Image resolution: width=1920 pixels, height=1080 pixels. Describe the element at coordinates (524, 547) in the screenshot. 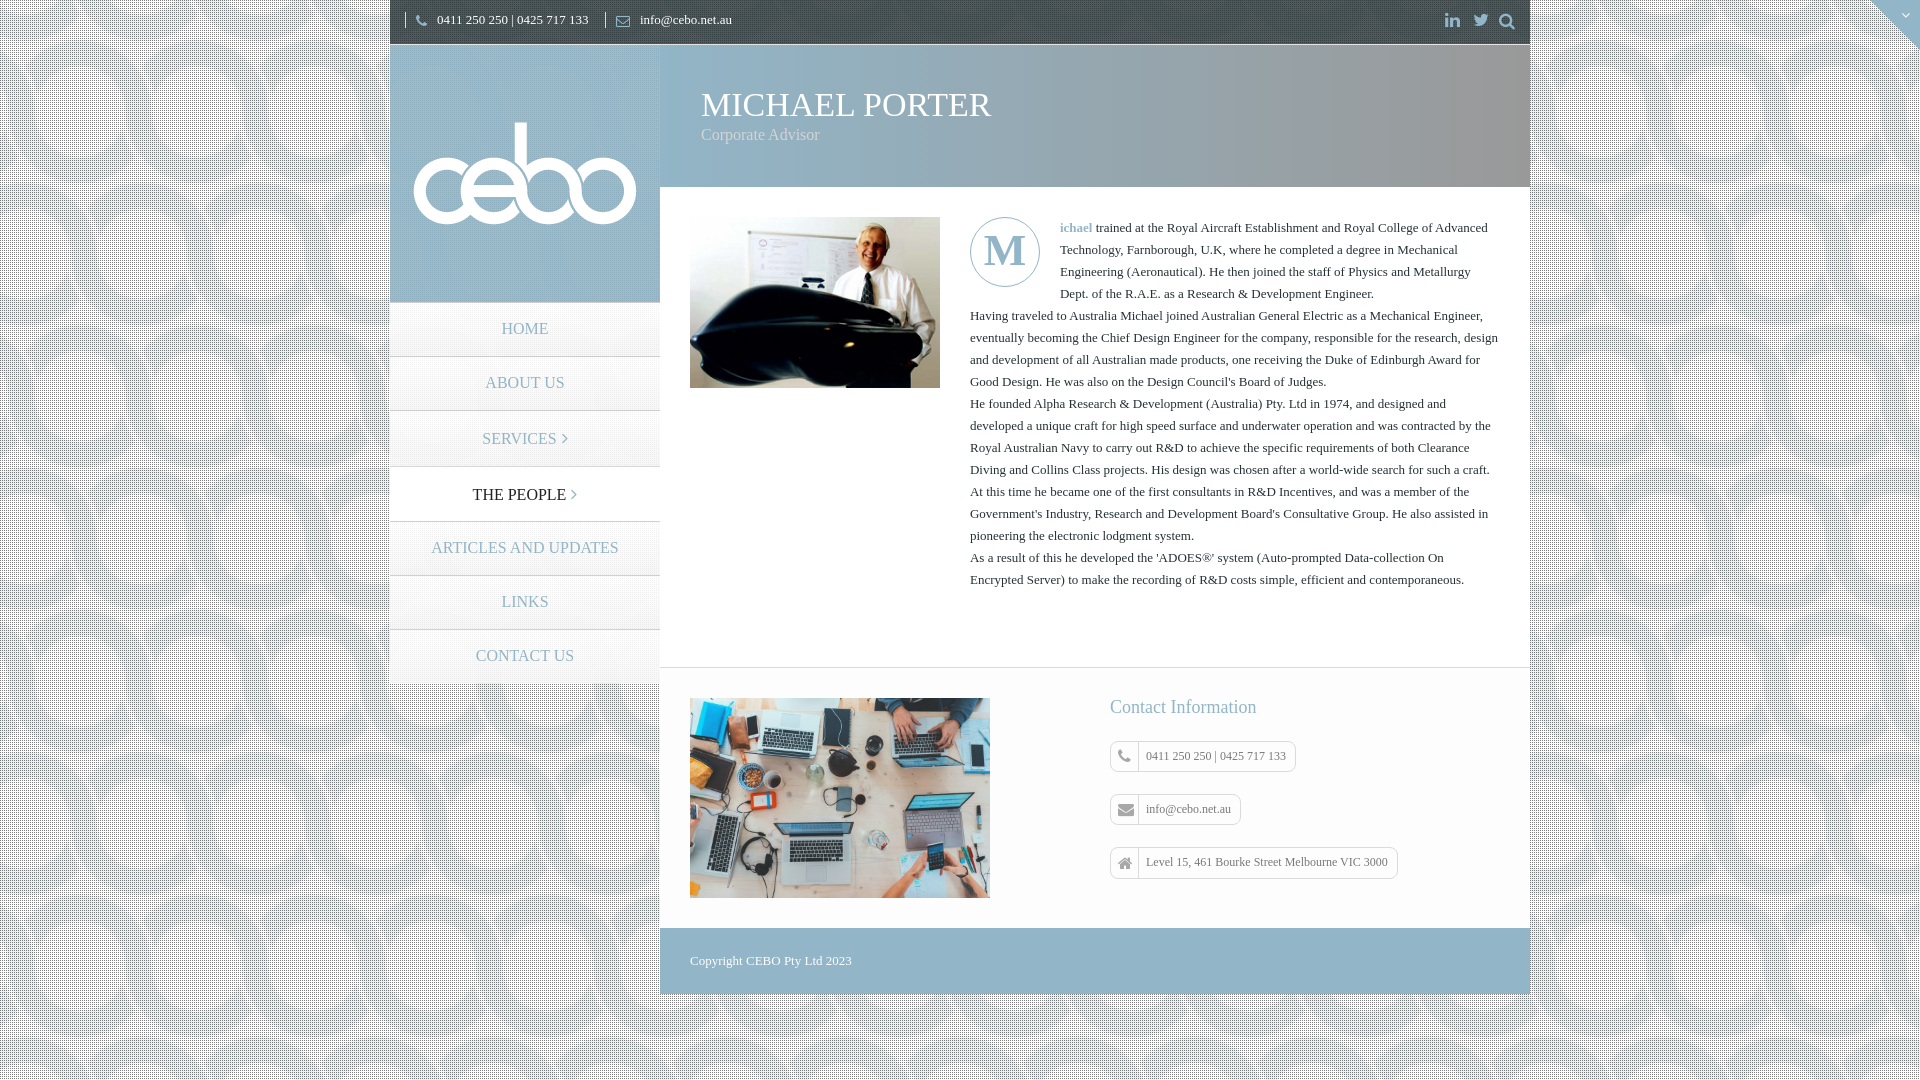

I see `'ARTICLES AND UPDATES'` at that location.